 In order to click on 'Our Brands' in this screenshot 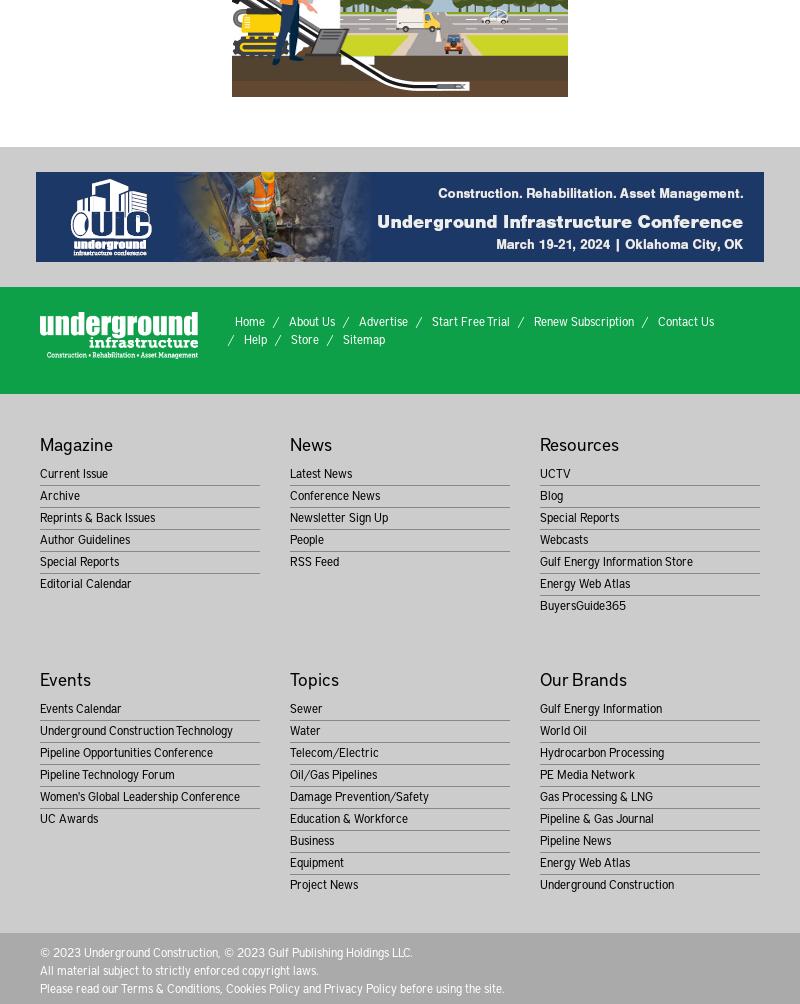, I will do `click(581, 677)`.